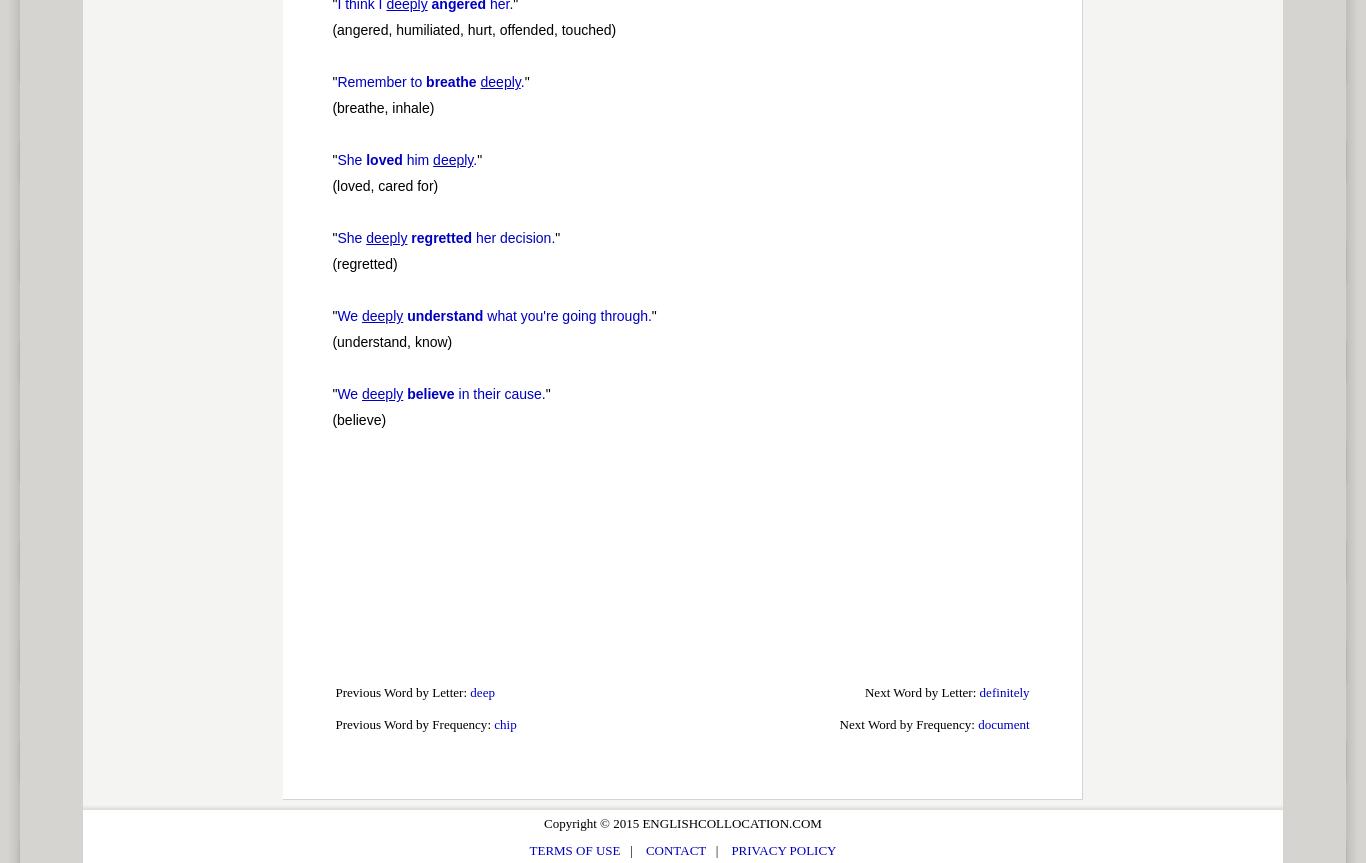  Describe the element at coordinates (382, 159) in the screenshot. I see `'loved'` at that location.